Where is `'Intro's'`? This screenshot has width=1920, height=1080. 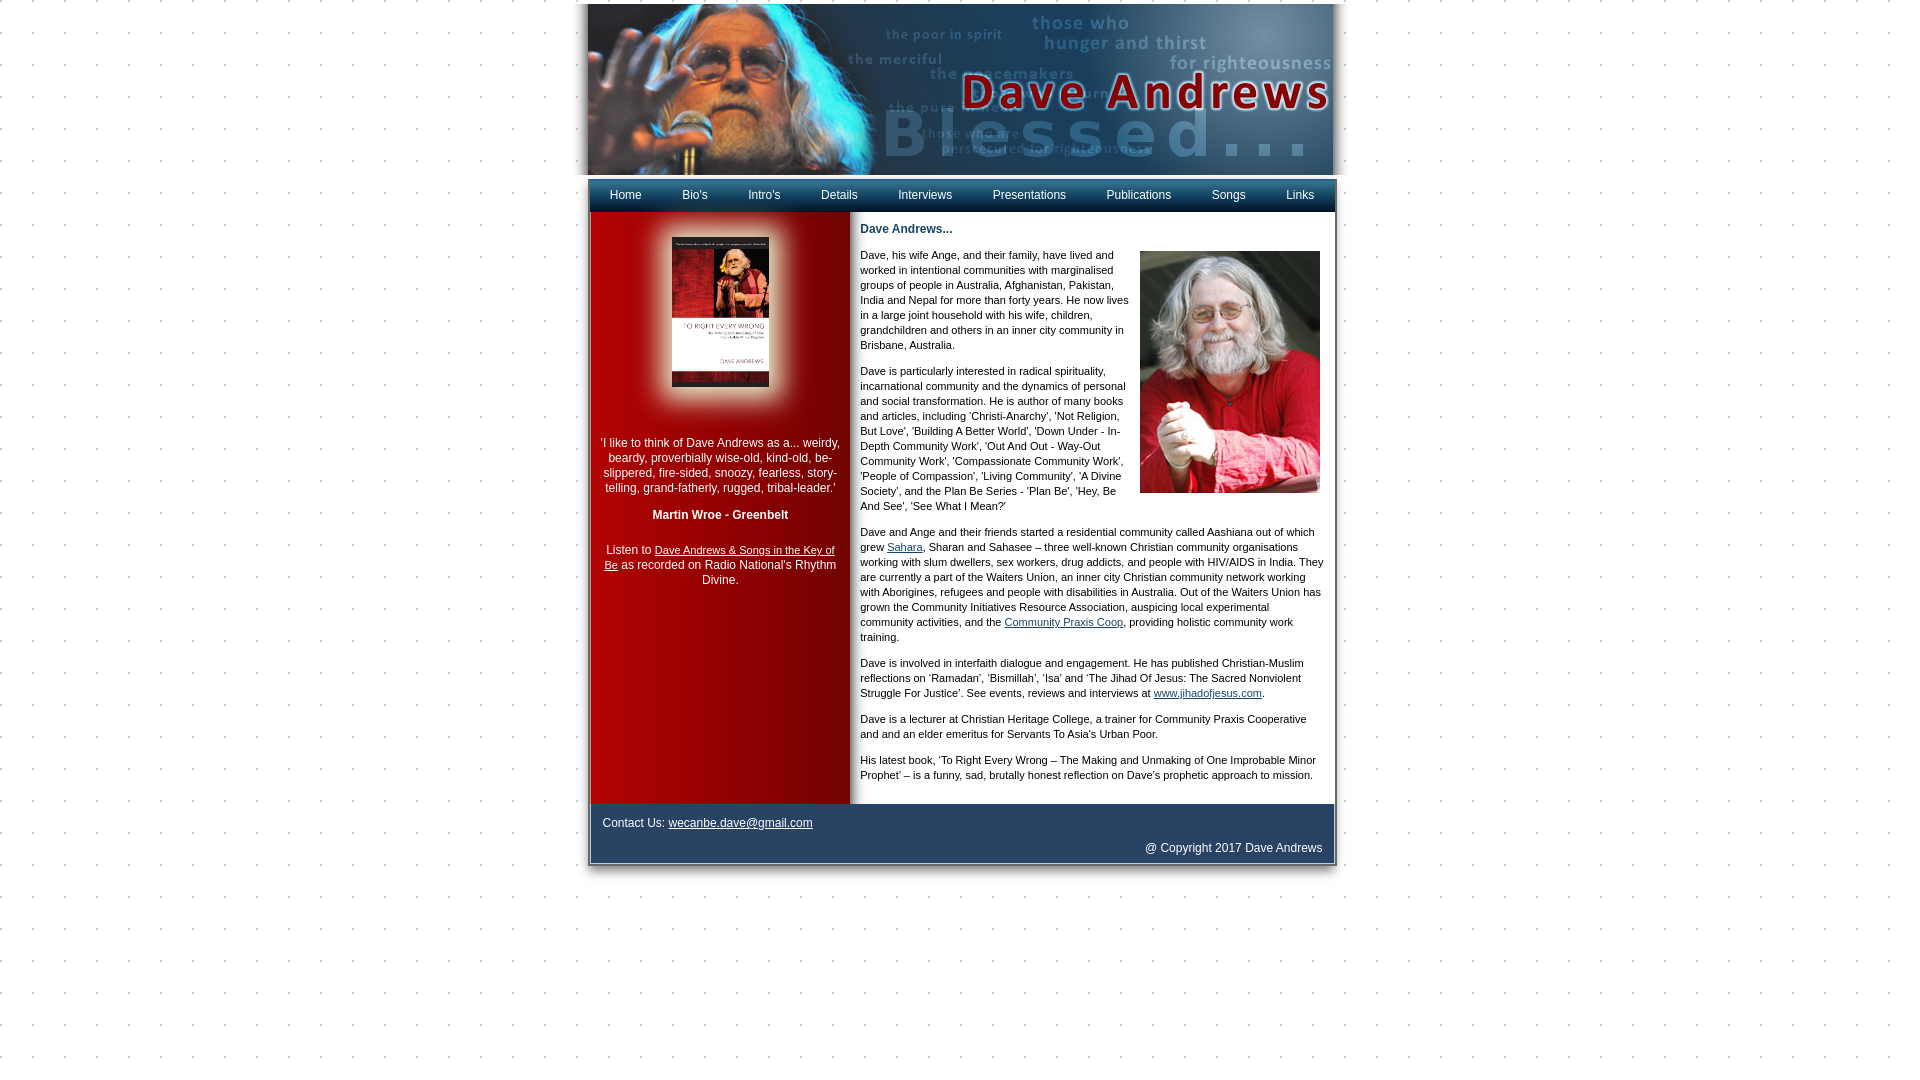 'Intro's' is located at coordinates (762, 195).